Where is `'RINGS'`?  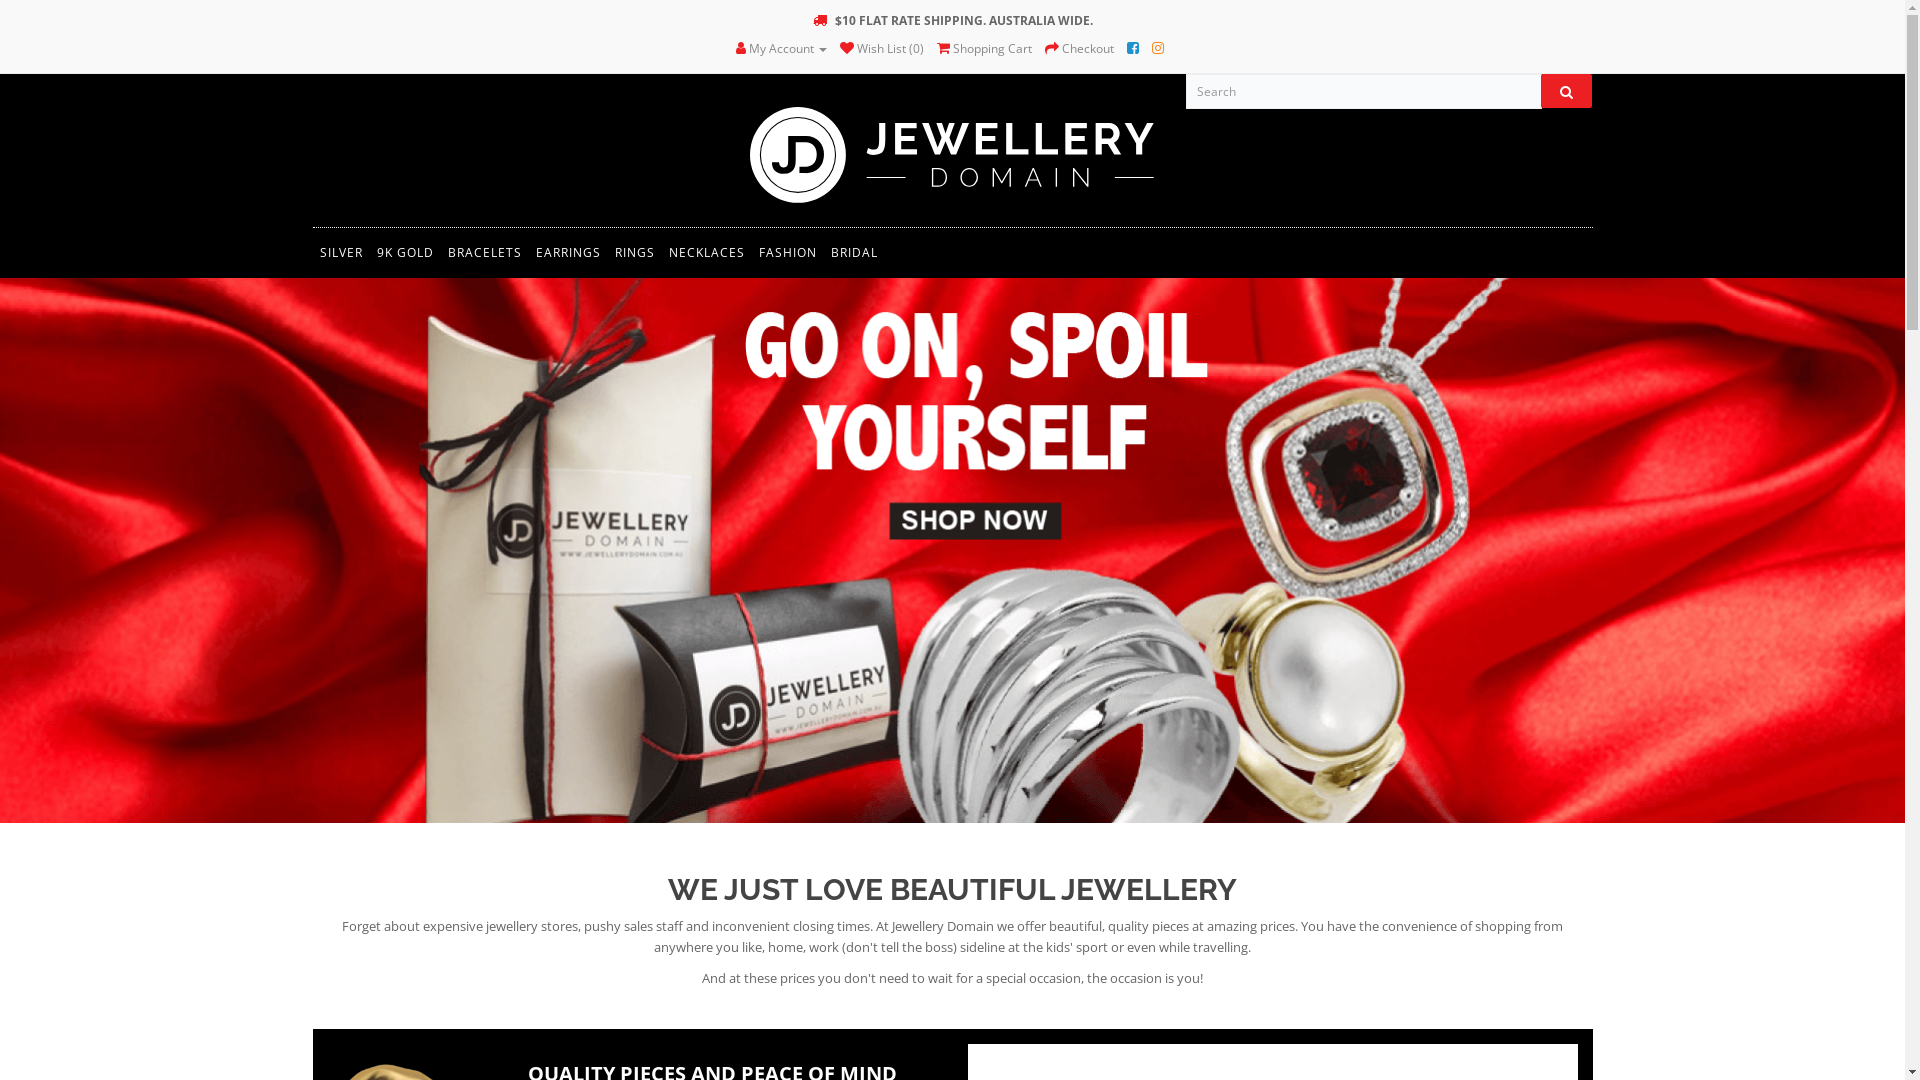 'RINGS' is located at coordinates (633, 252).